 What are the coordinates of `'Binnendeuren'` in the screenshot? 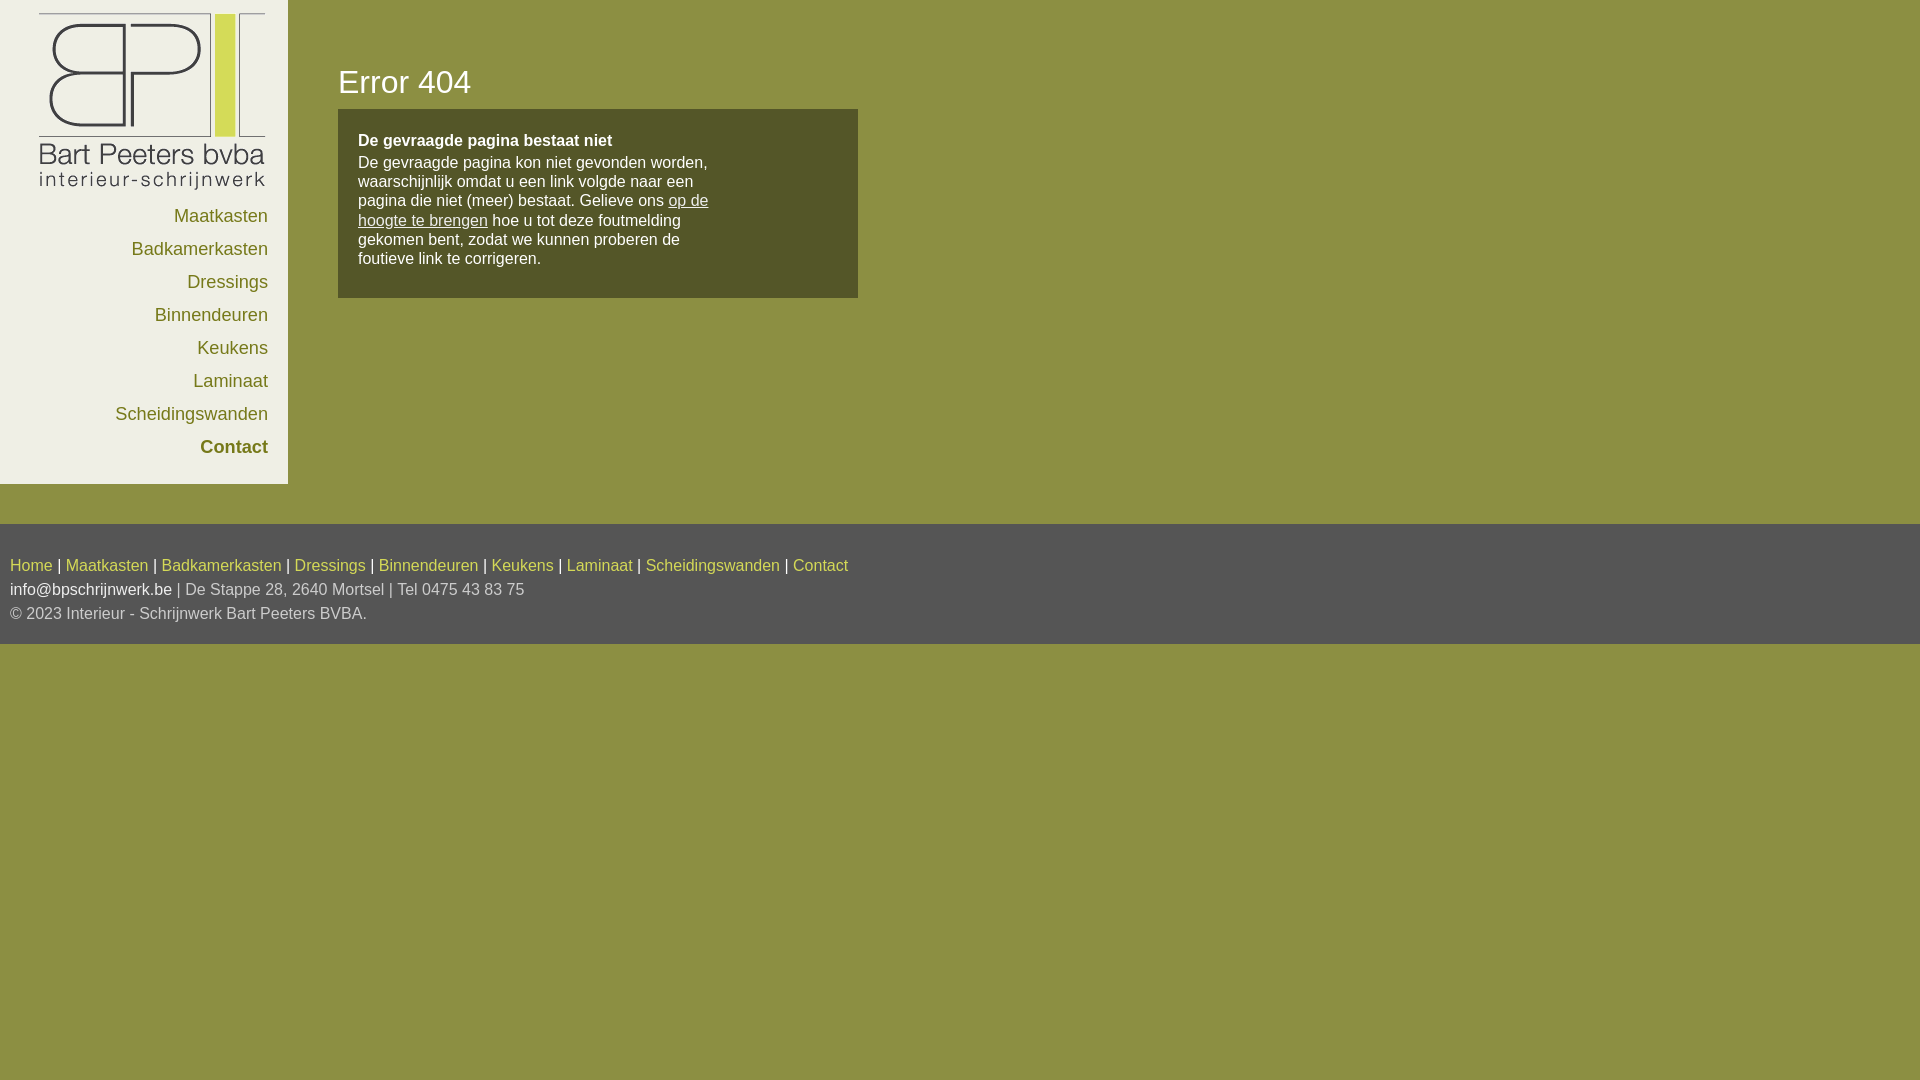 It's located at (427, 565).